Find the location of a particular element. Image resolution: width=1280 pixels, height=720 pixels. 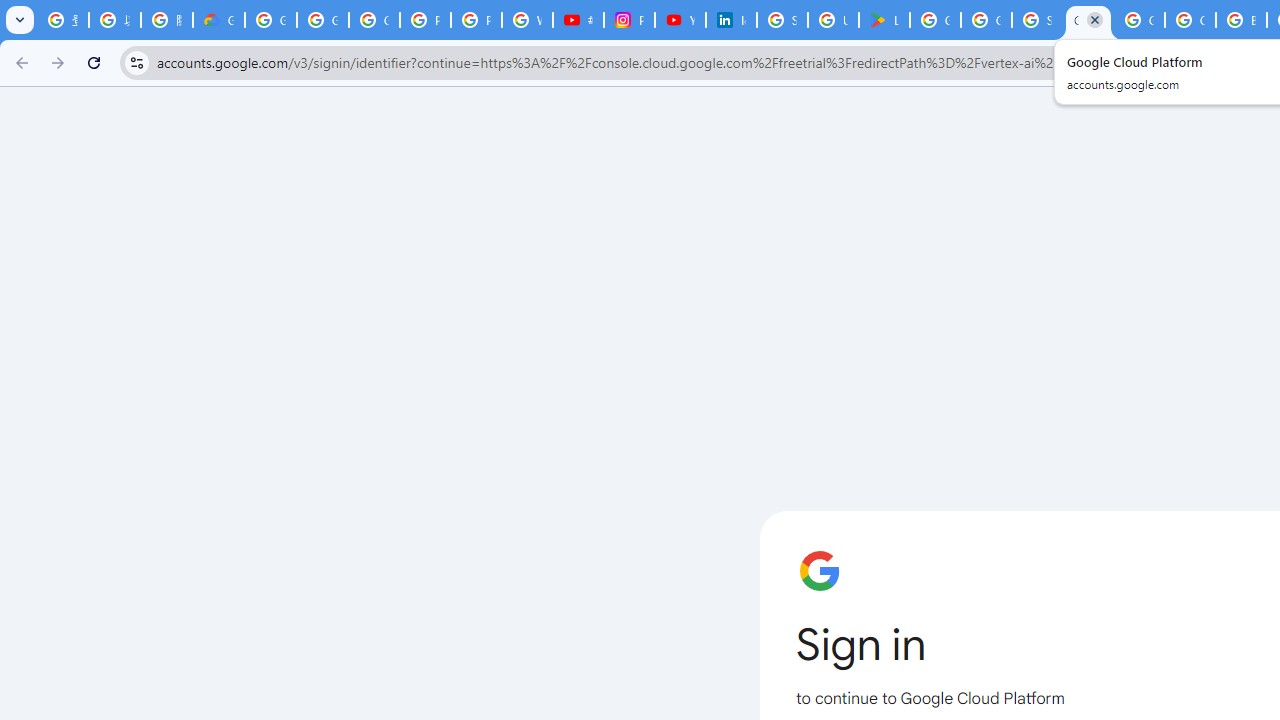

'YouTube Culture & Trends - On The Rise: Handcam Videos' is located at coordinates (680, 20).